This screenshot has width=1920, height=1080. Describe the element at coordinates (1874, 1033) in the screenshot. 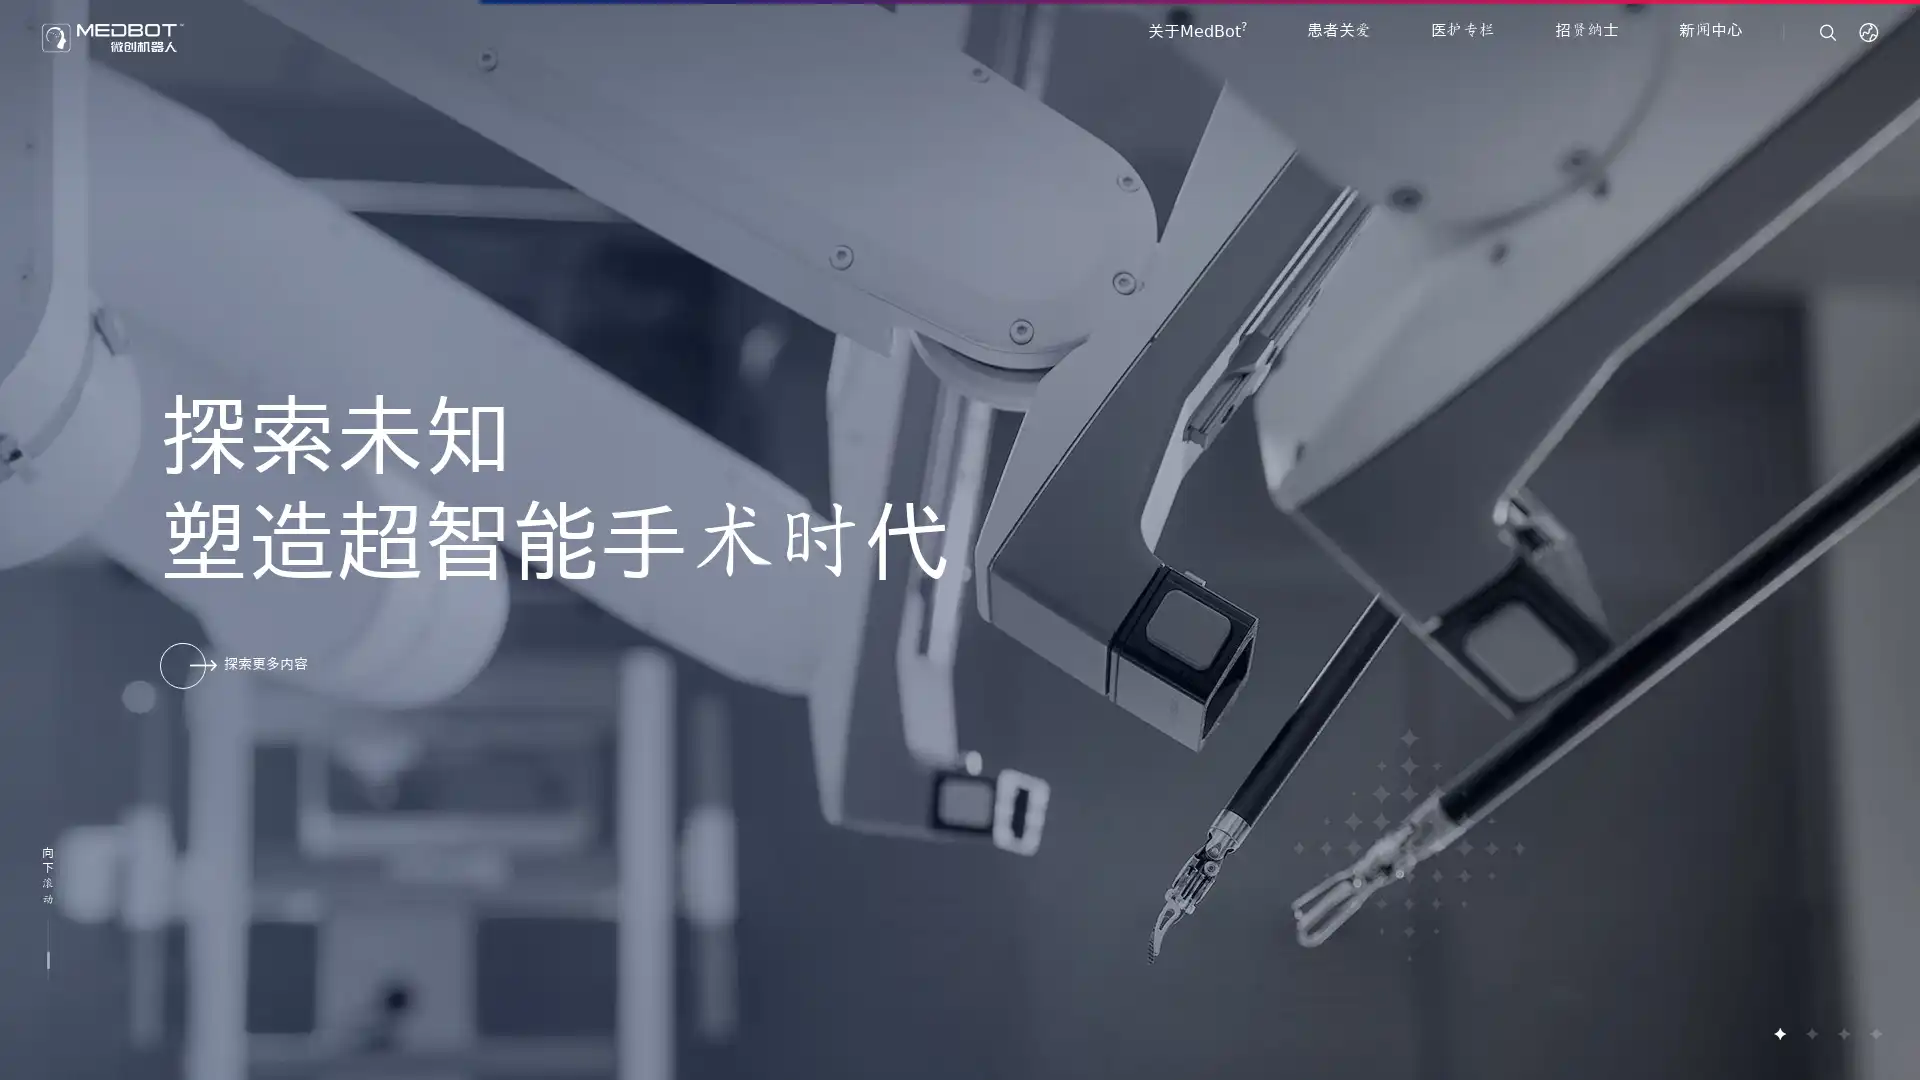

I see `Go to slide 4` at that location.